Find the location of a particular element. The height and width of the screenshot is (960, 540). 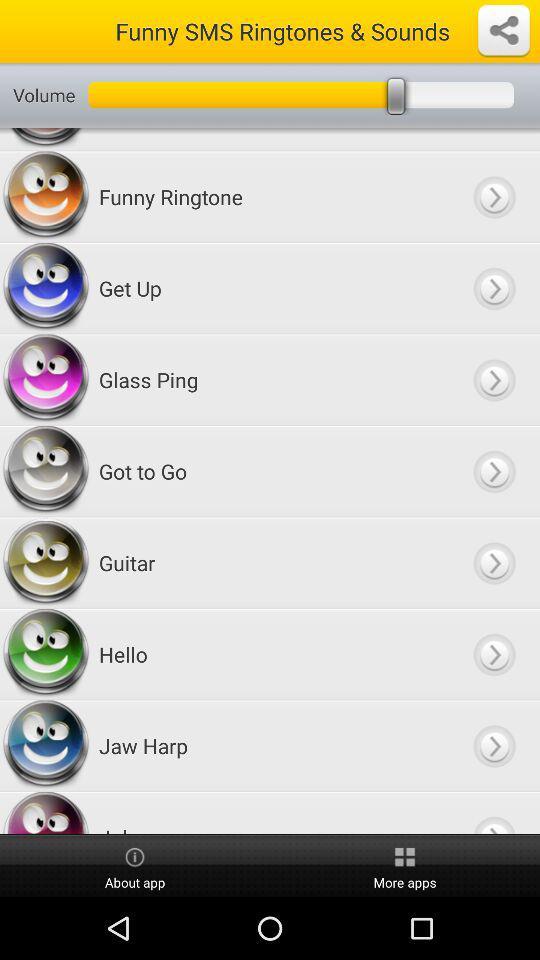

open settings is located at coordinates (502, 30).